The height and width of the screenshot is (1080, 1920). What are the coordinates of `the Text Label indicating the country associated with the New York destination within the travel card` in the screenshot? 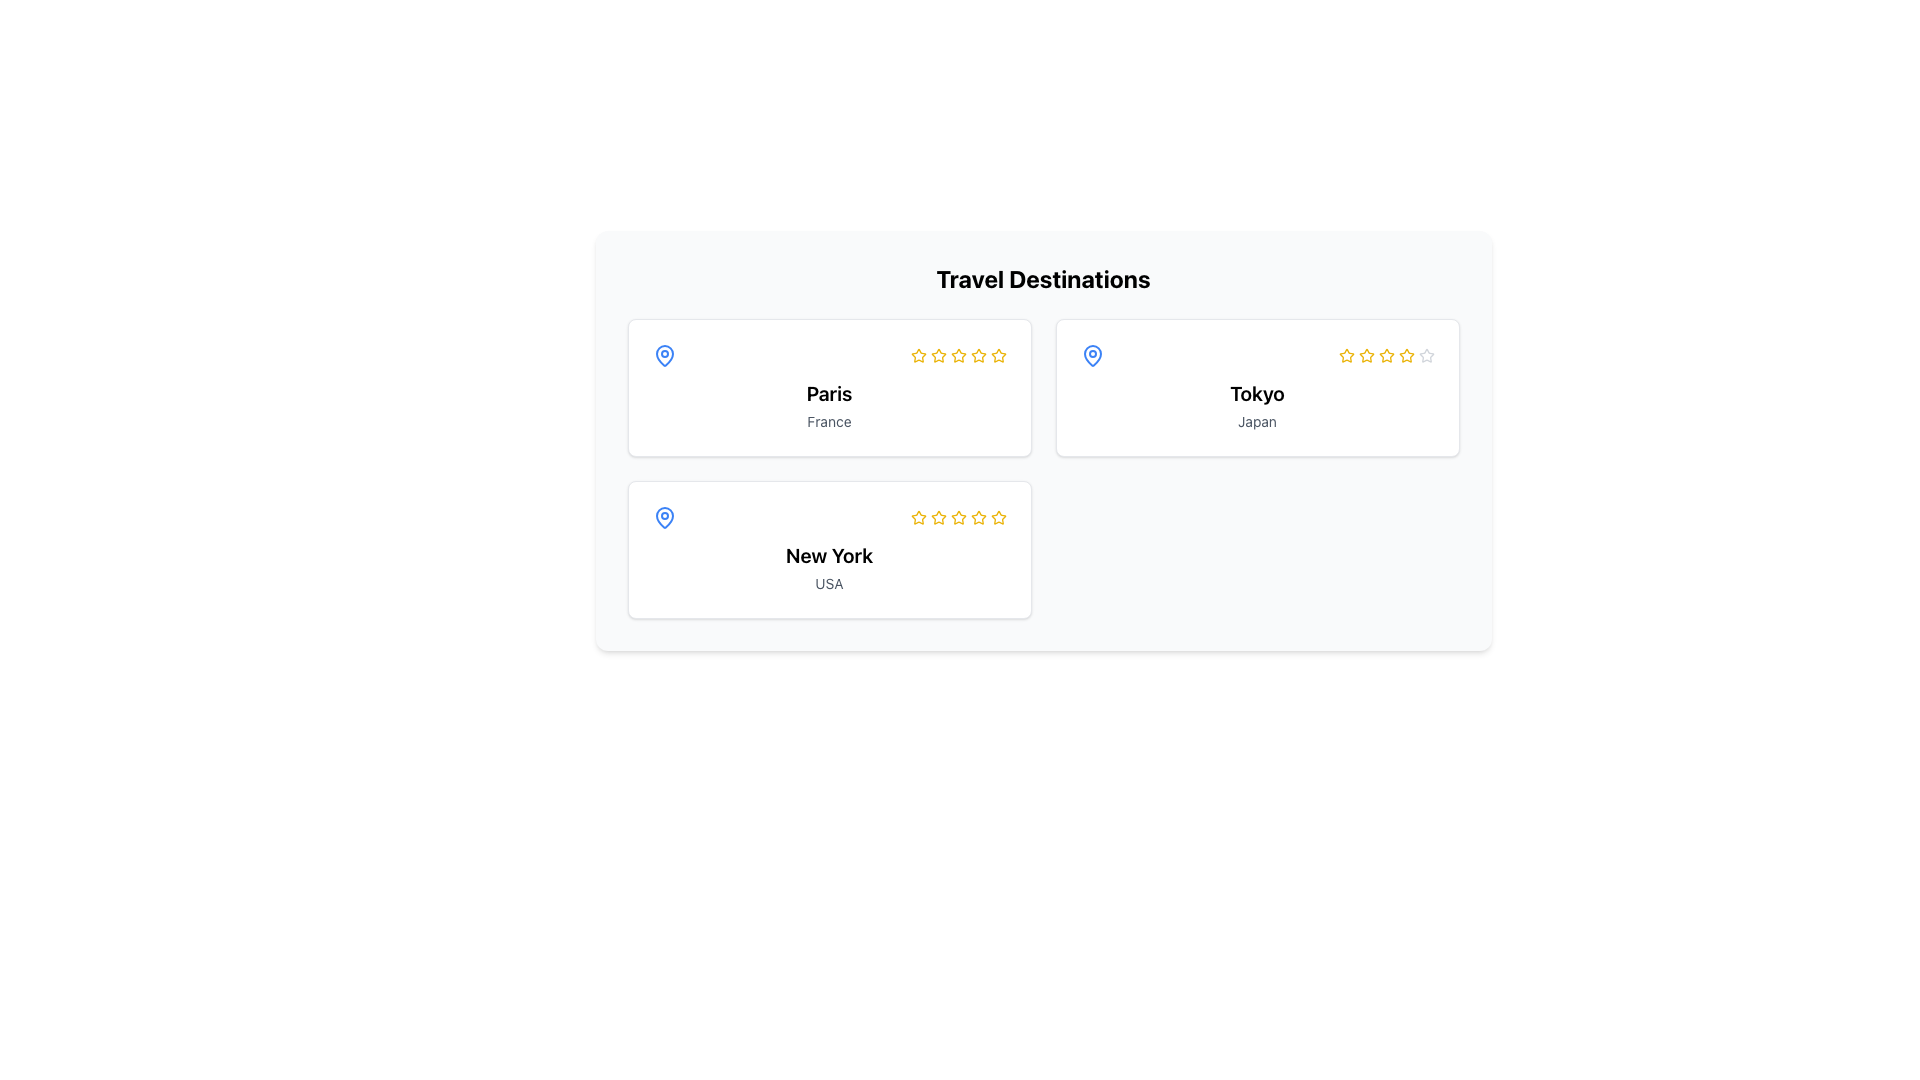 It's located at (829, 583).